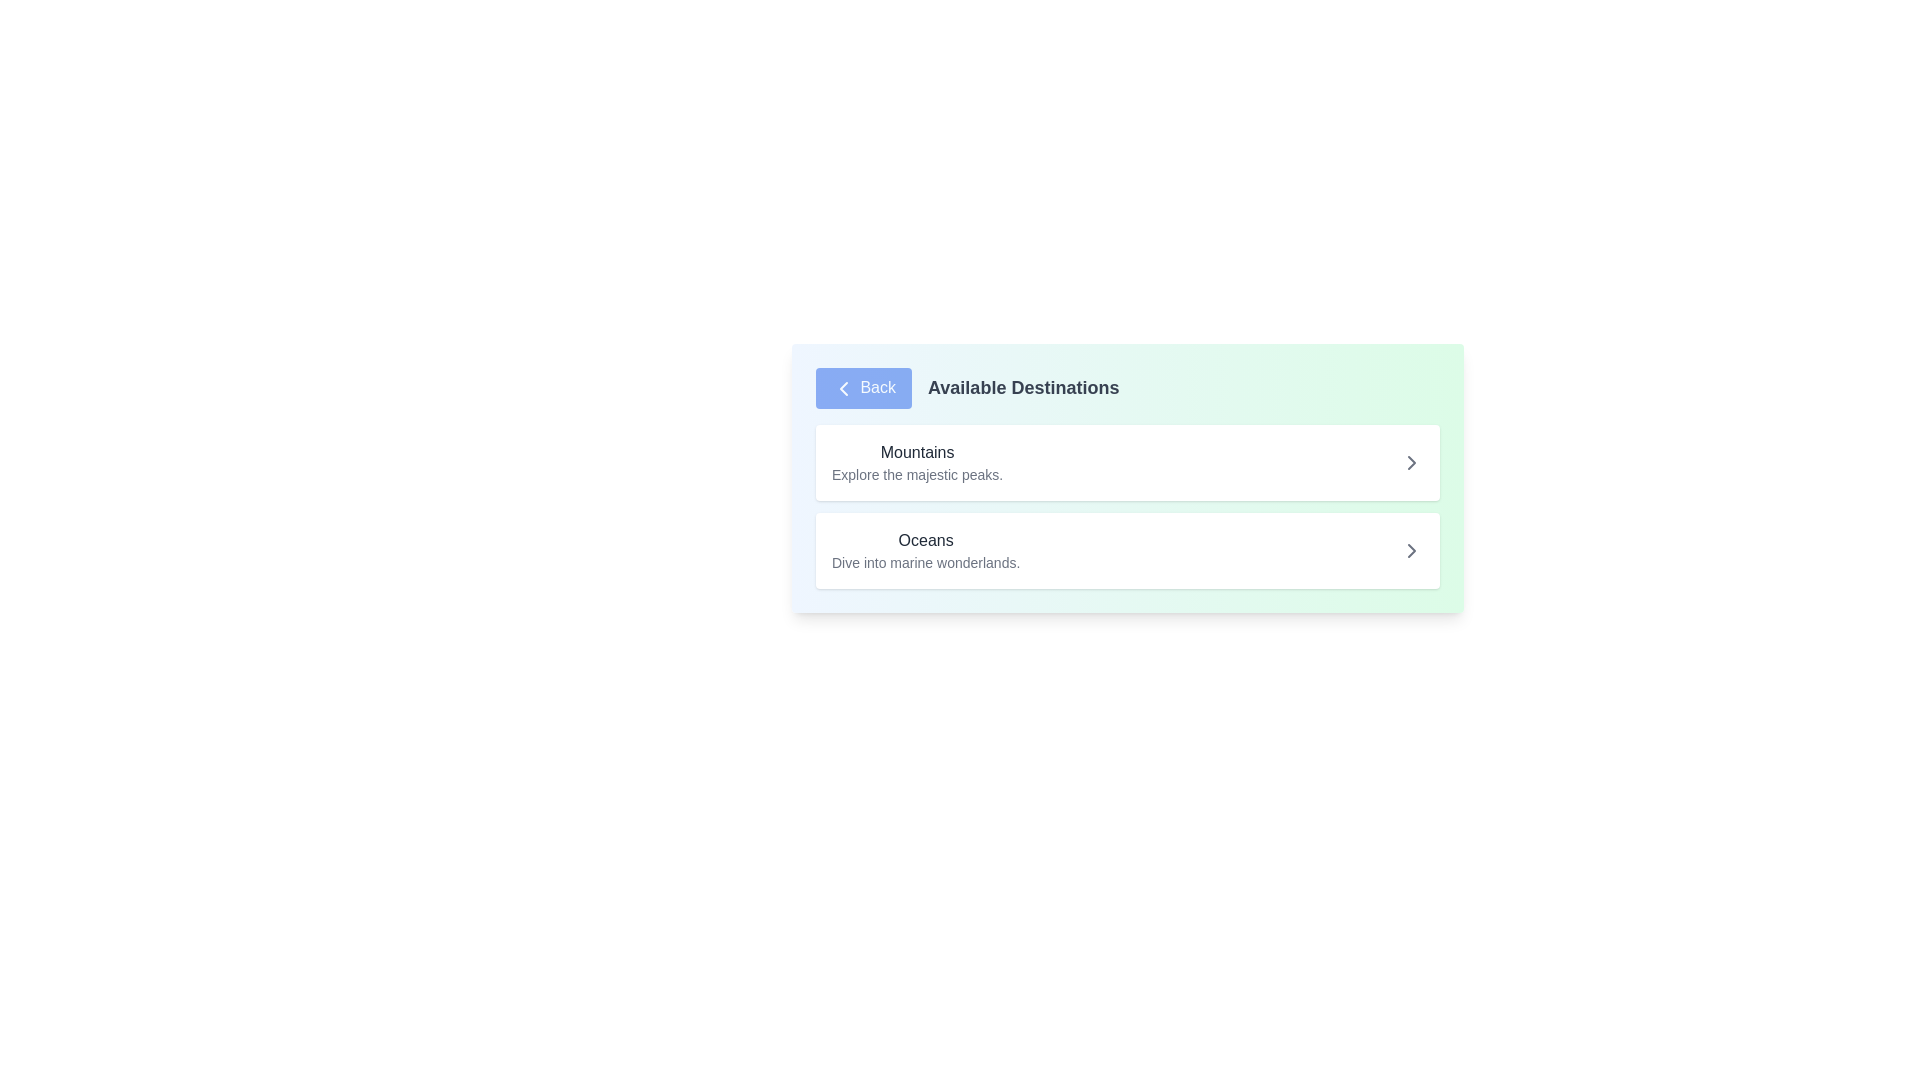 The height and width of the screenshot is (1080, 1920). What do you see at coordinates (1023, 388) in the screenshot?
I see `the static text label that serves as a title or heading for the current view, located to the right of the 'Back' button in the navigation bar` at bounding box center [1023, 388].